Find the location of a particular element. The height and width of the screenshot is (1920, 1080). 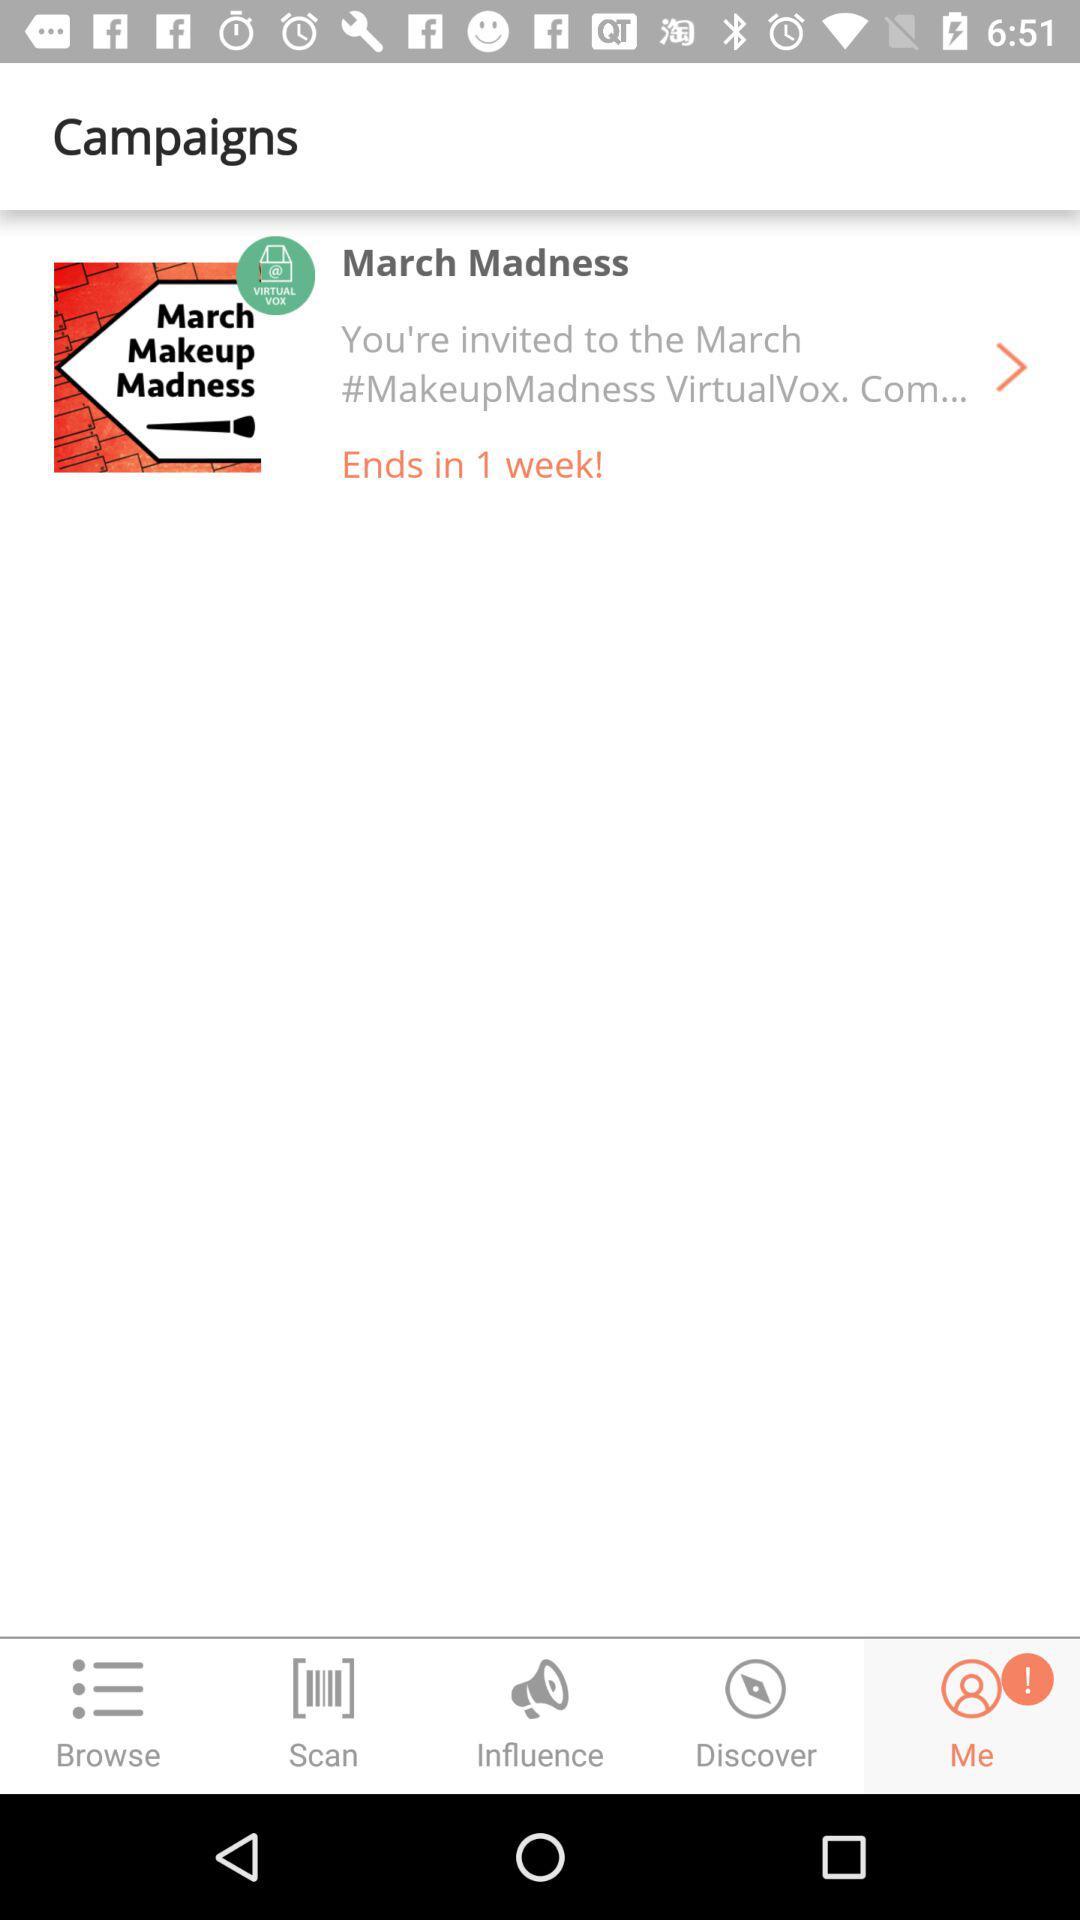

ends in 1 item is located at coordinates (472, 462).